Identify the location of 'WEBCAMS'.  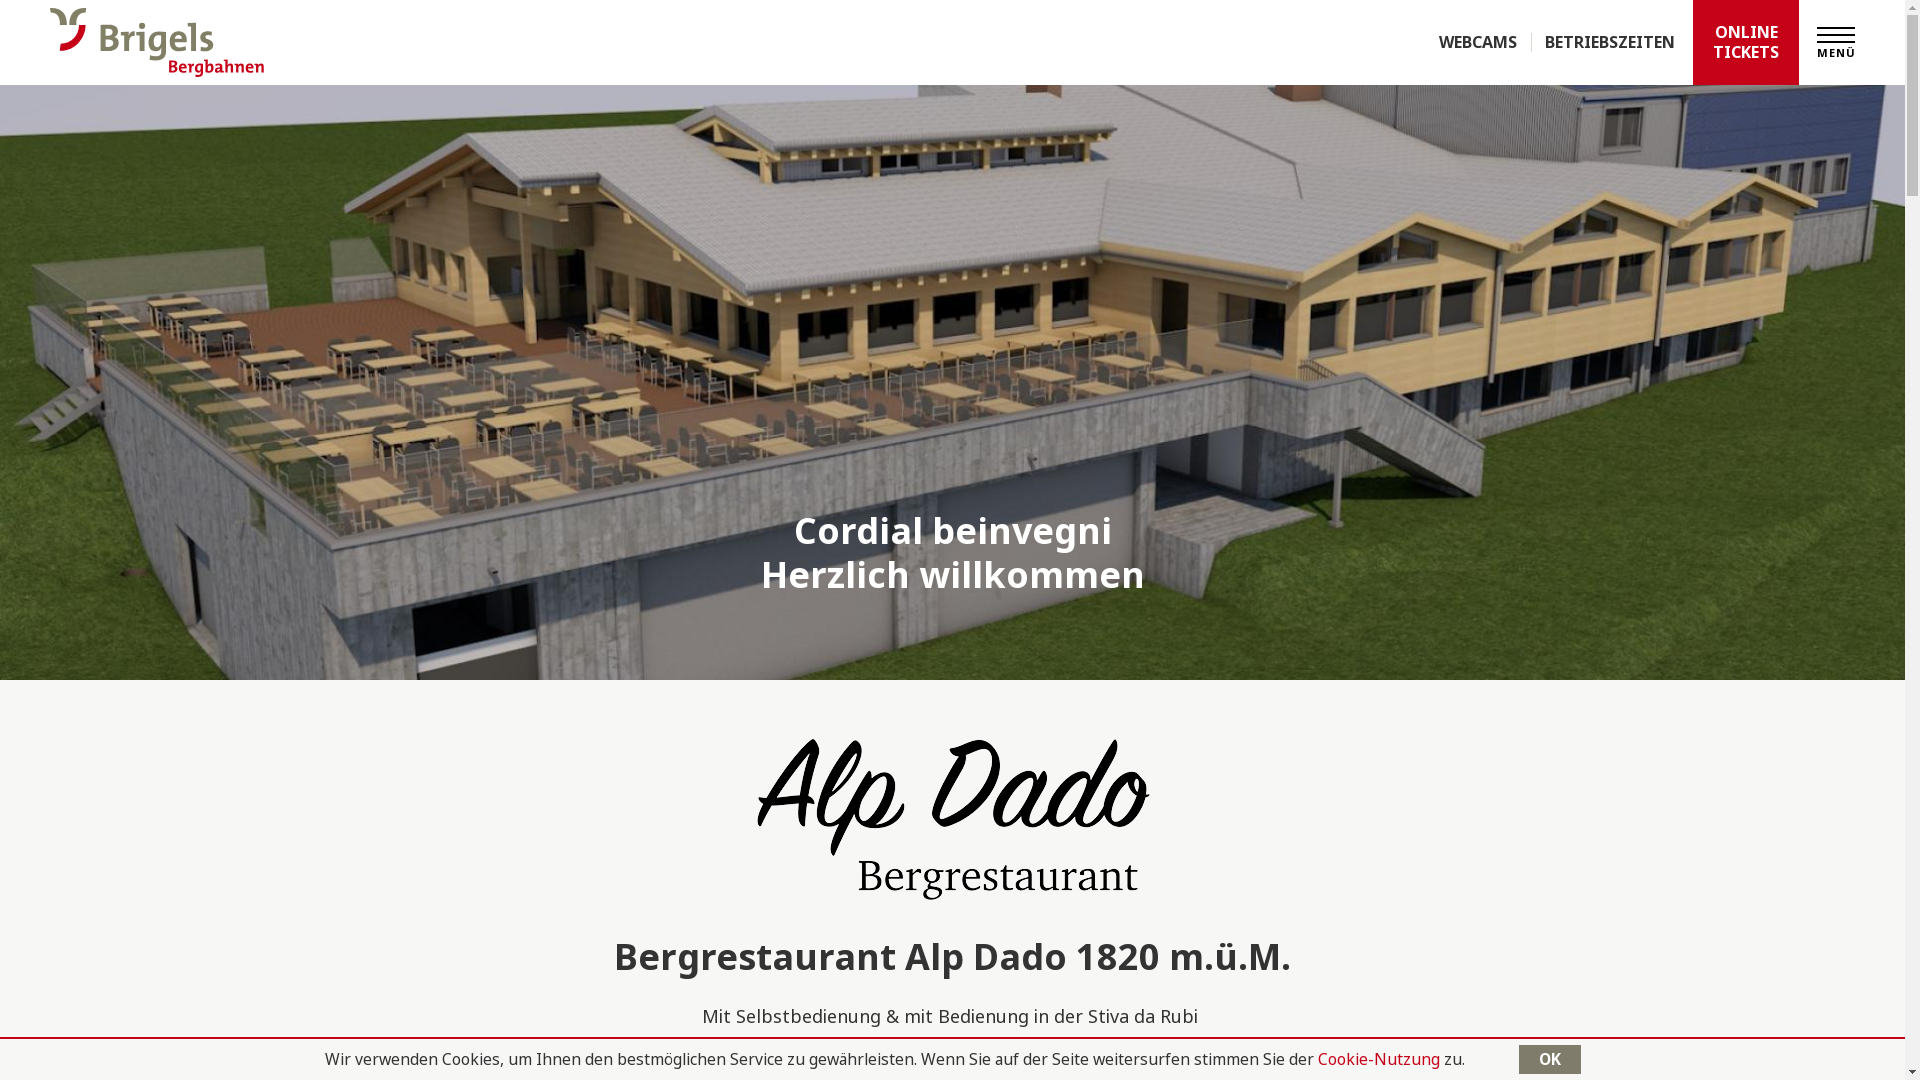
(1478, 42).